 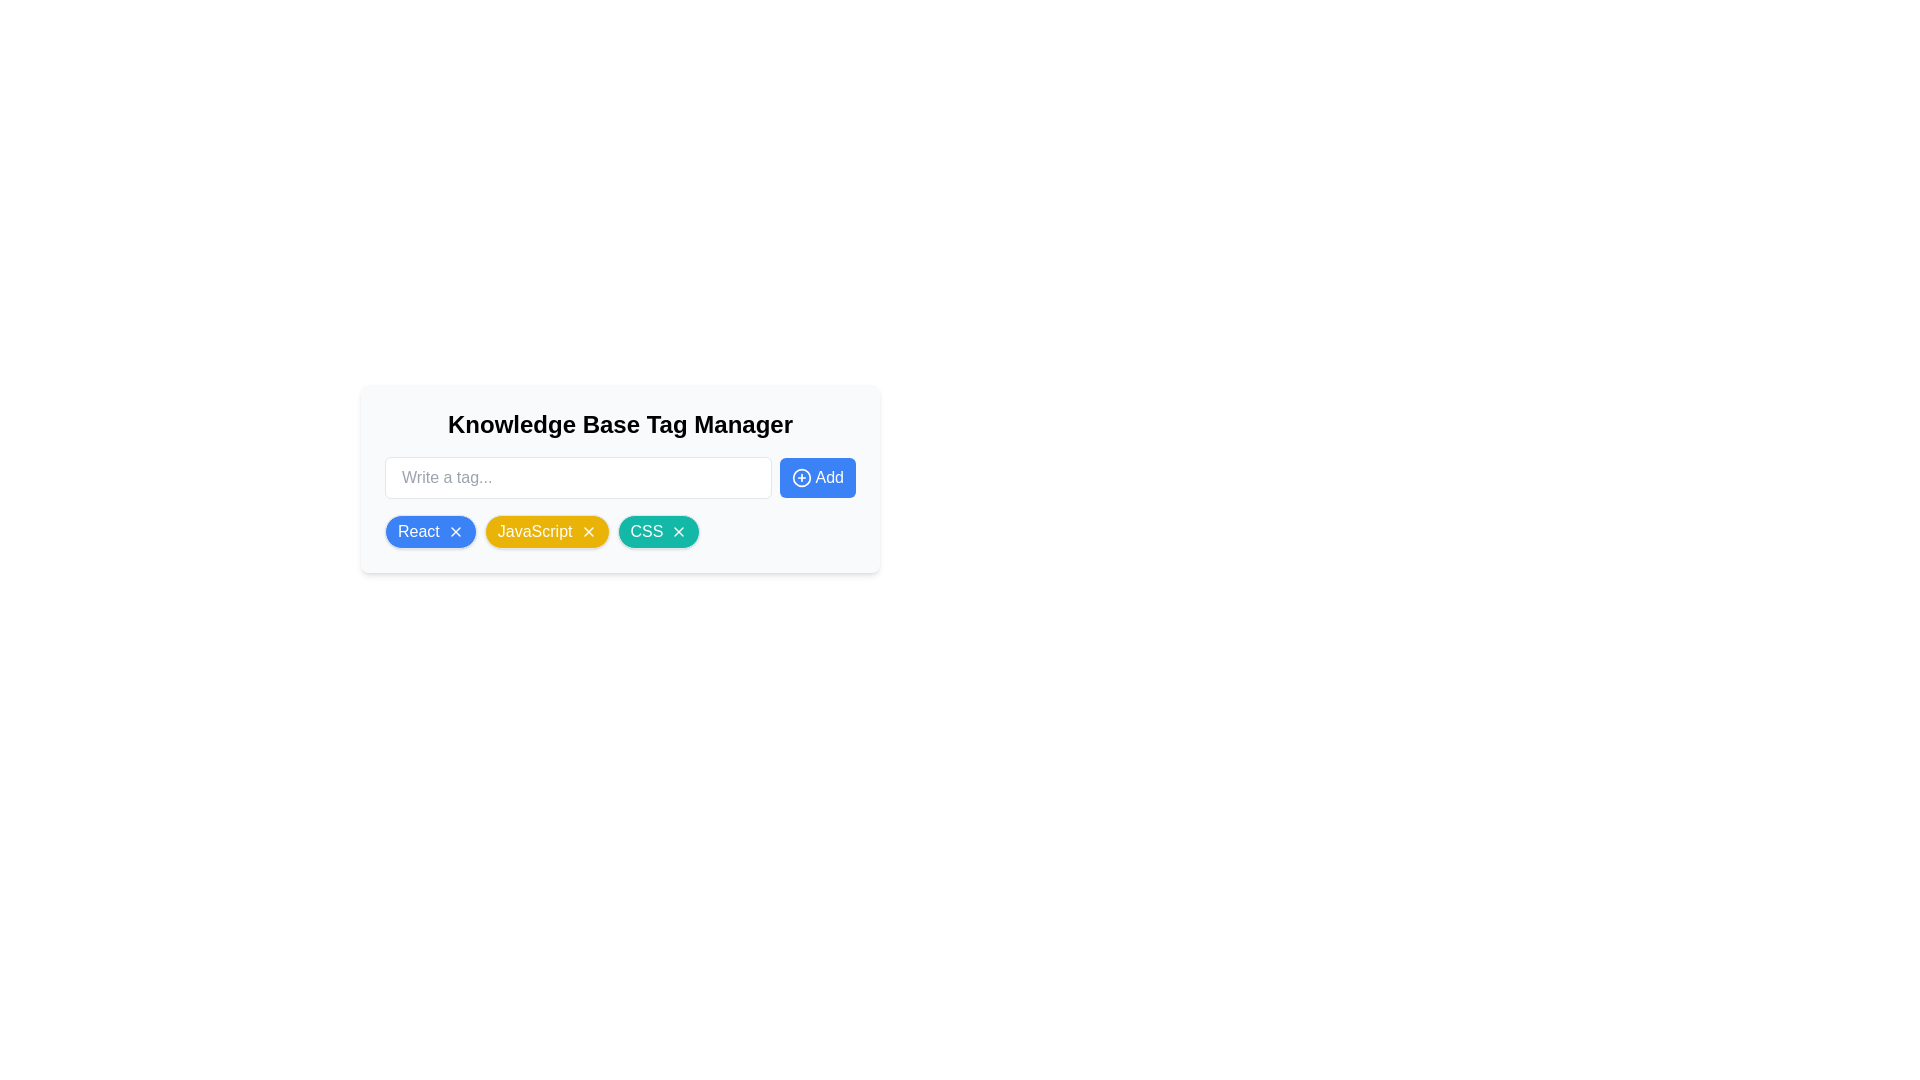 I want to click on the 'JavaScript' tag button, which is the second pill, so click(x=547, y=531).